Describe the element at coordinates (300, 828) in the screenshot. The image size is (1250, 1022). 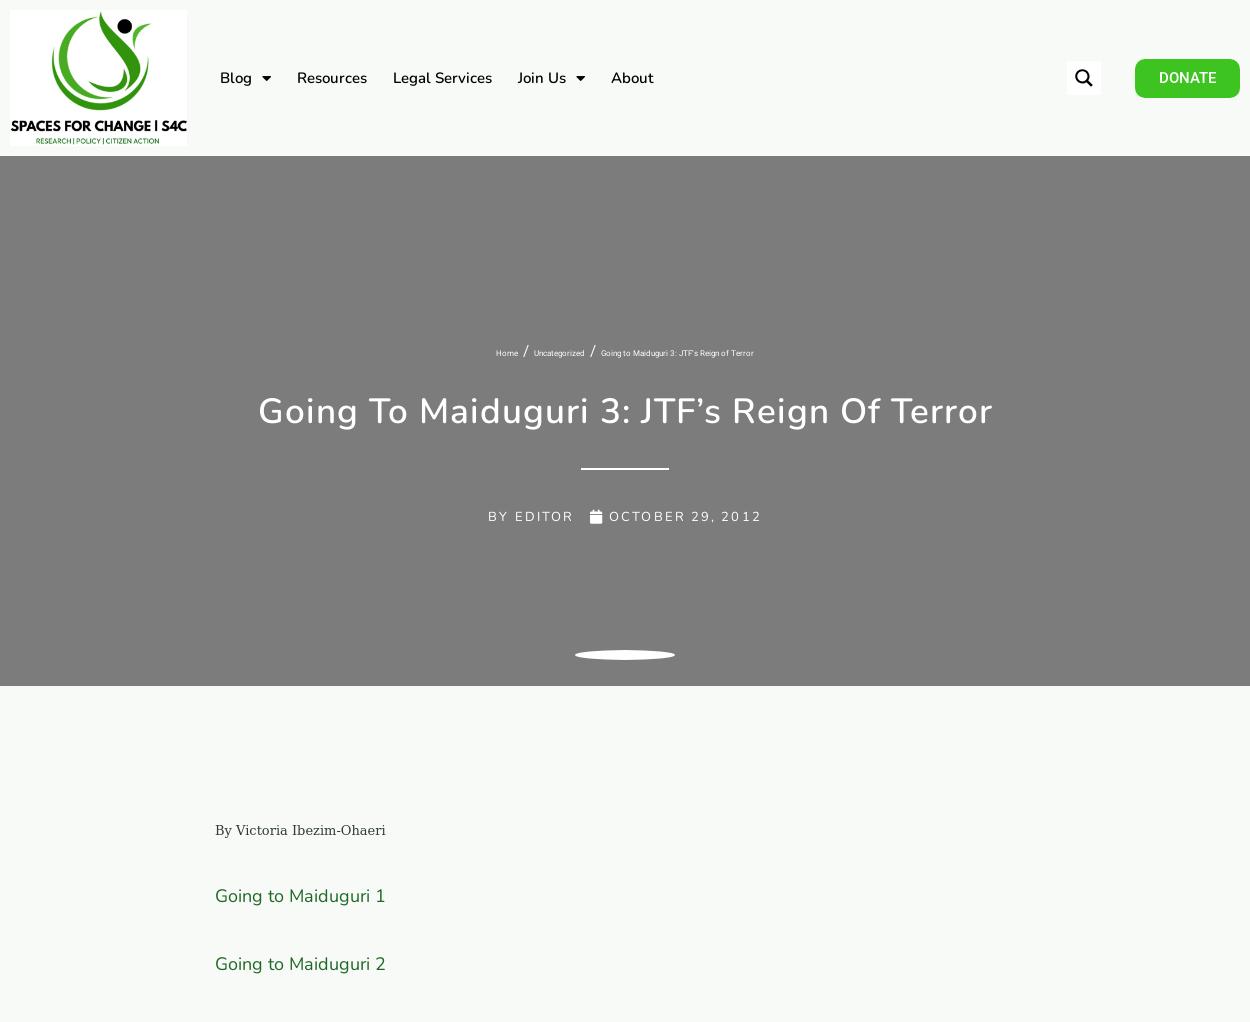
I see `'By Victoria Ibezim-Ohaeri'` at that location.